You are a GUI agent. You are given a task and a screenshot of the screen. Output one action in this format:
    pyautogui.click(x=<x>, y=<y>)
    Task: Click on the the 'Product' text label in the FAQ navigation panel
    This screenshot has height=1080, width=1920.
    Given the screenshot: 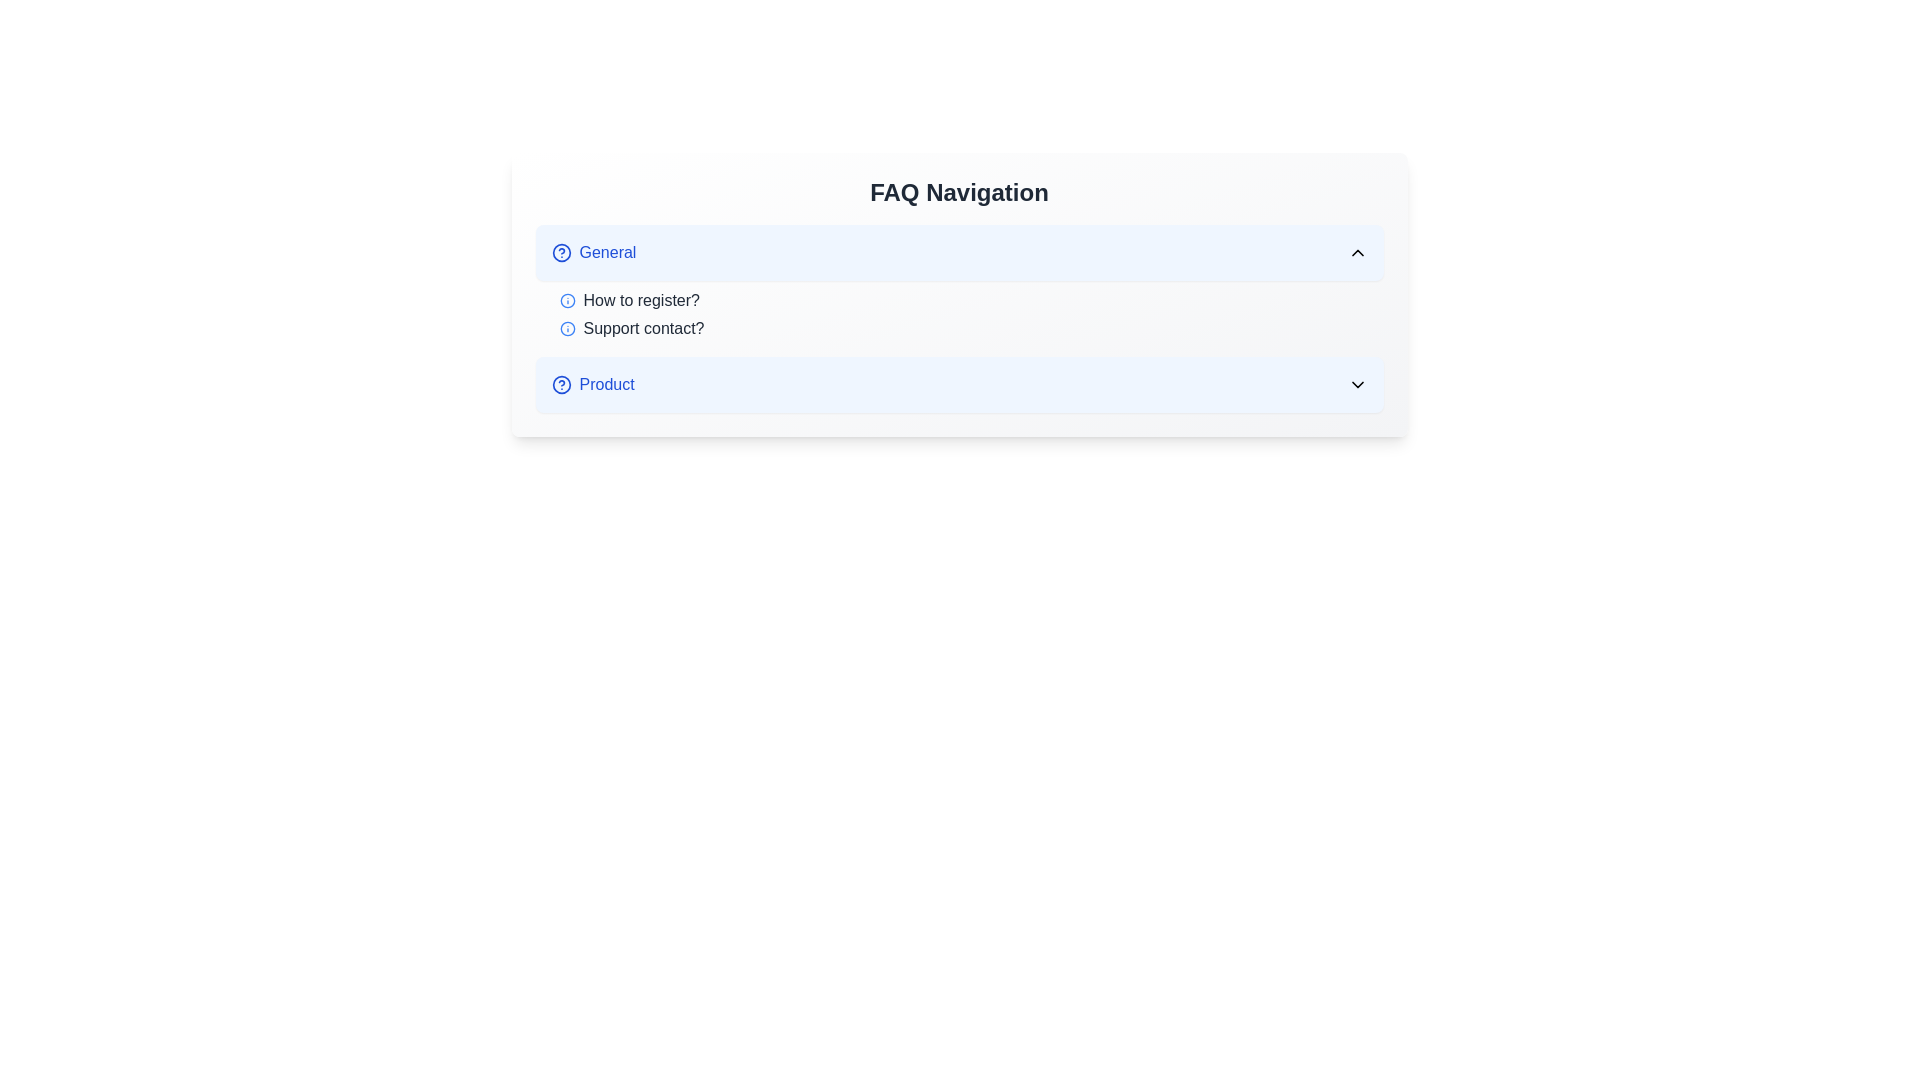 What is the action you would take?
    pyautogui.click(x=592, y=385)
    